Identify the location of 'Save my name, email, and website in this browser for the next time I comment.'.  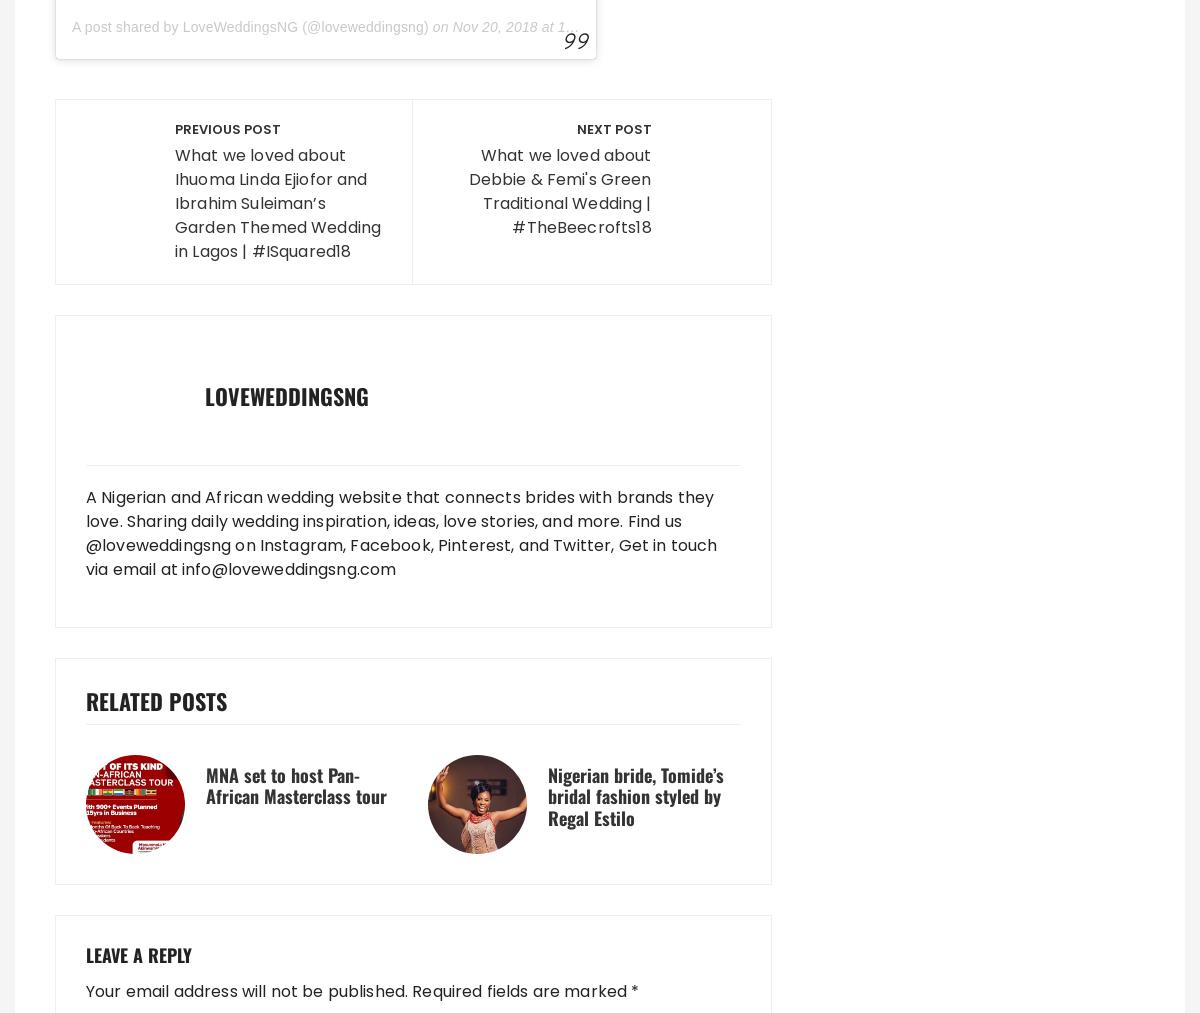
(419, 611).